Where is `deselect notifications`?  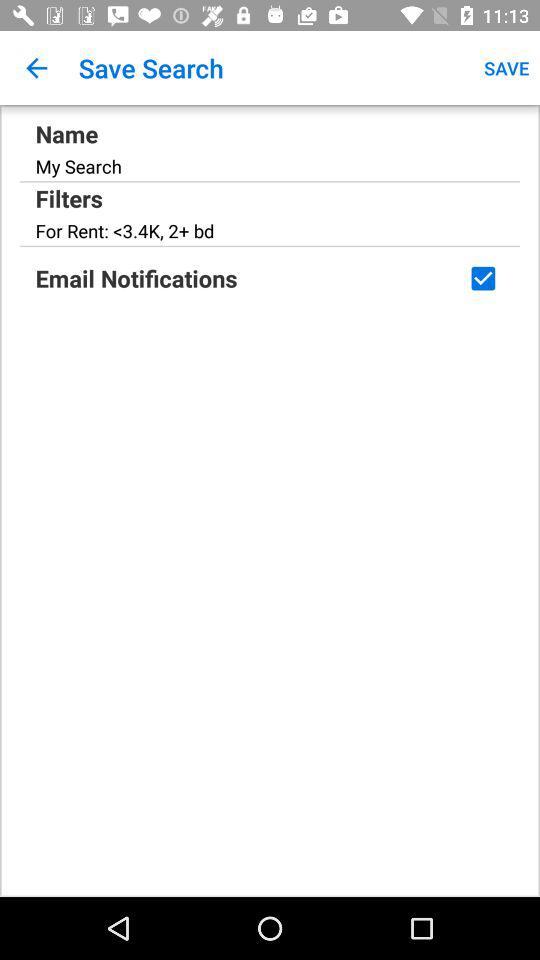
deselect notifications is located at coordinates (482, 277).